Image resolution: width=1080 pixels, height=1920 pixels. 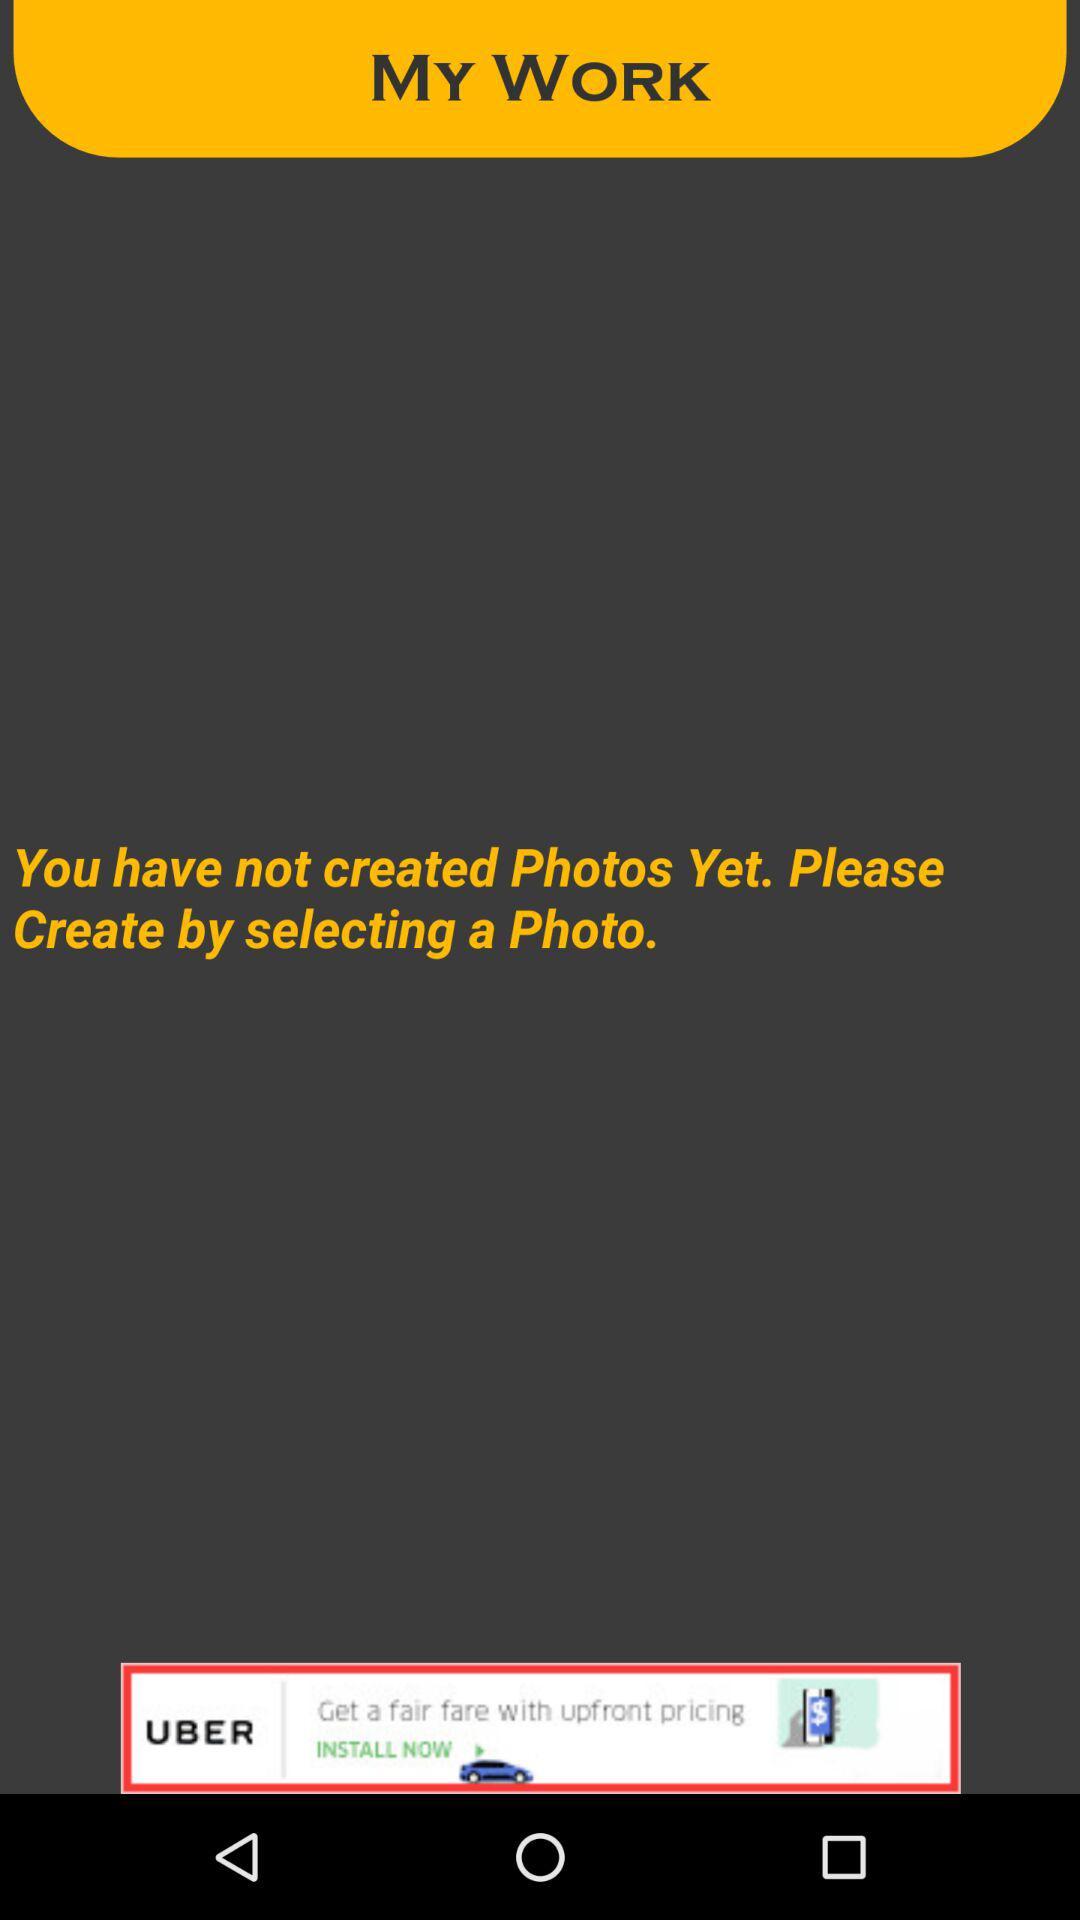 What do you see at coordinates (540, 1727) in the screenshot?
I see `expand add` at bounding box center [540, 1727].